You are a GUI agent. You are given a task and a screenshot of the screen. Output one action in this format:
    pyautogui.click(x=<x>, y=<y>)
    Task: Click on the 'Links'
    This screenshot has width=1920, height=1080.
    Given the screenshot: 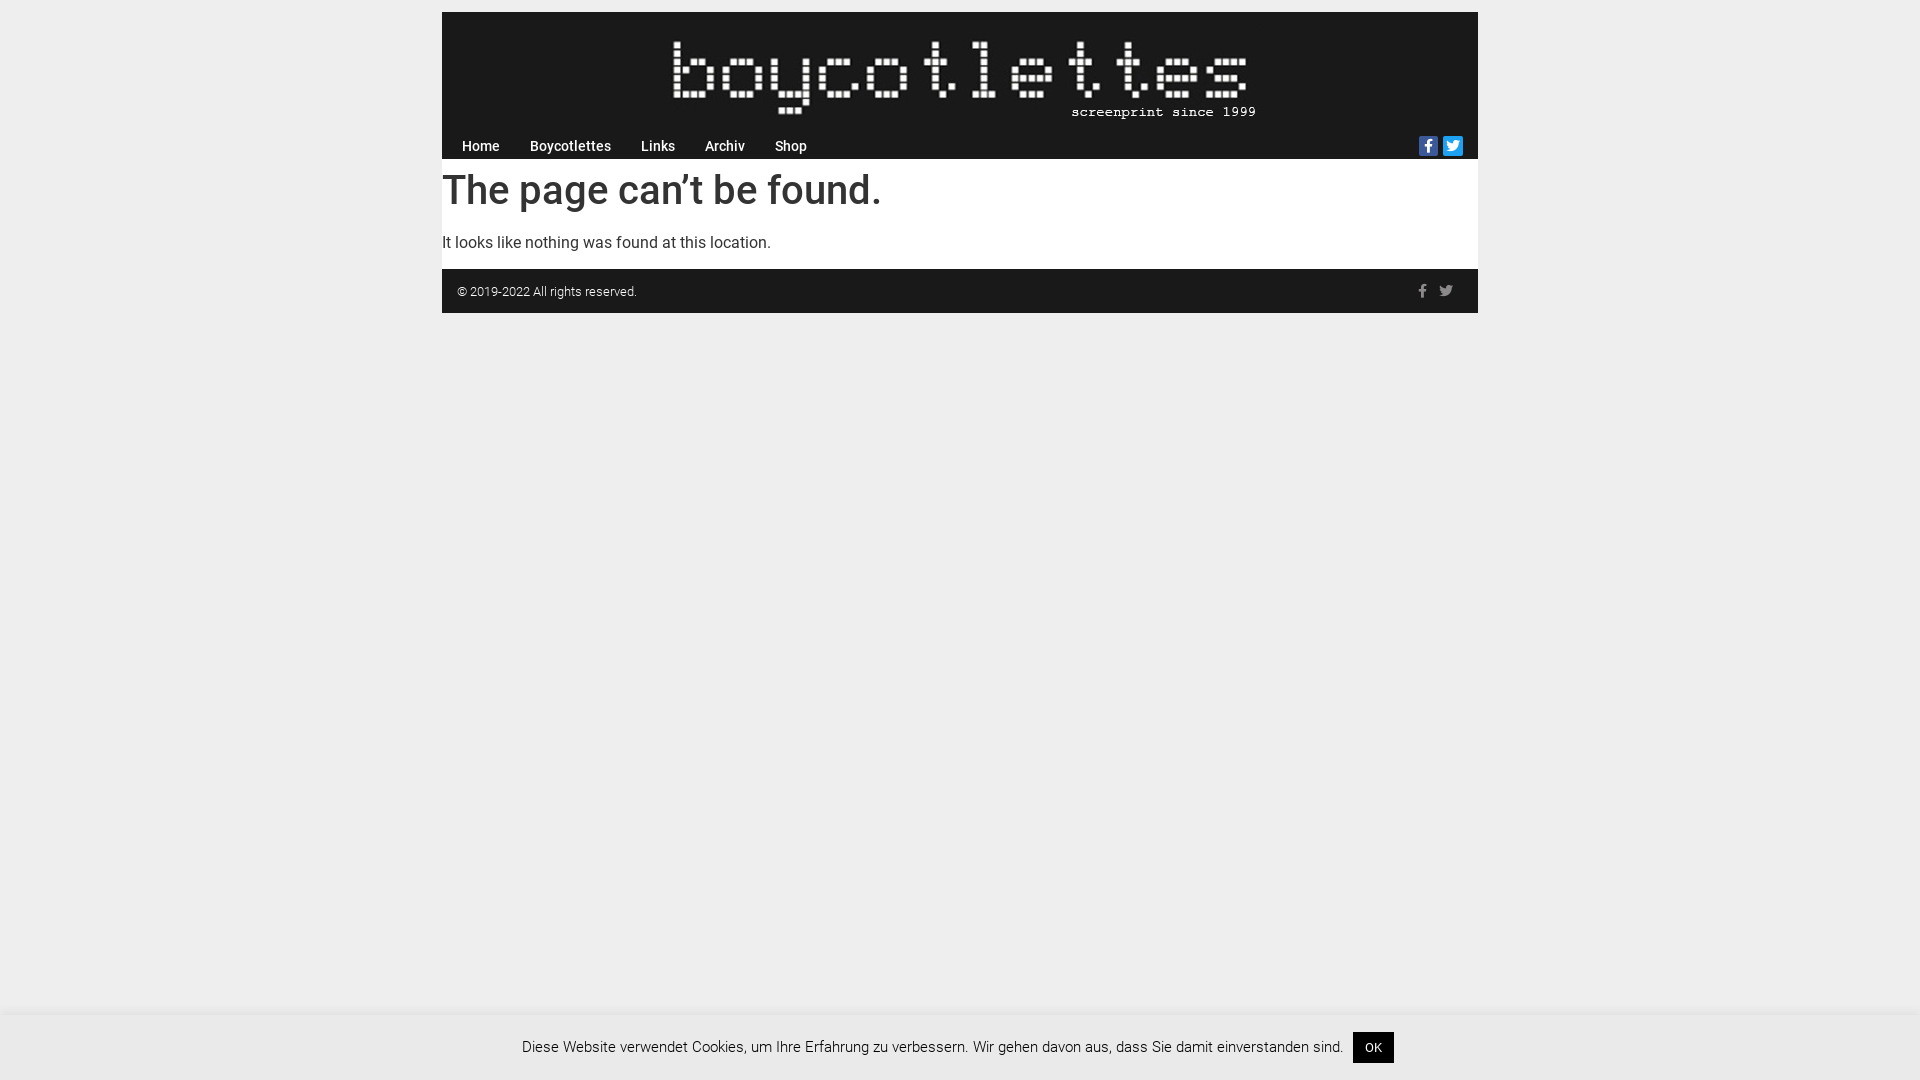 What is the action you would take?
    pyautogui.click(x=657, y=145)
    